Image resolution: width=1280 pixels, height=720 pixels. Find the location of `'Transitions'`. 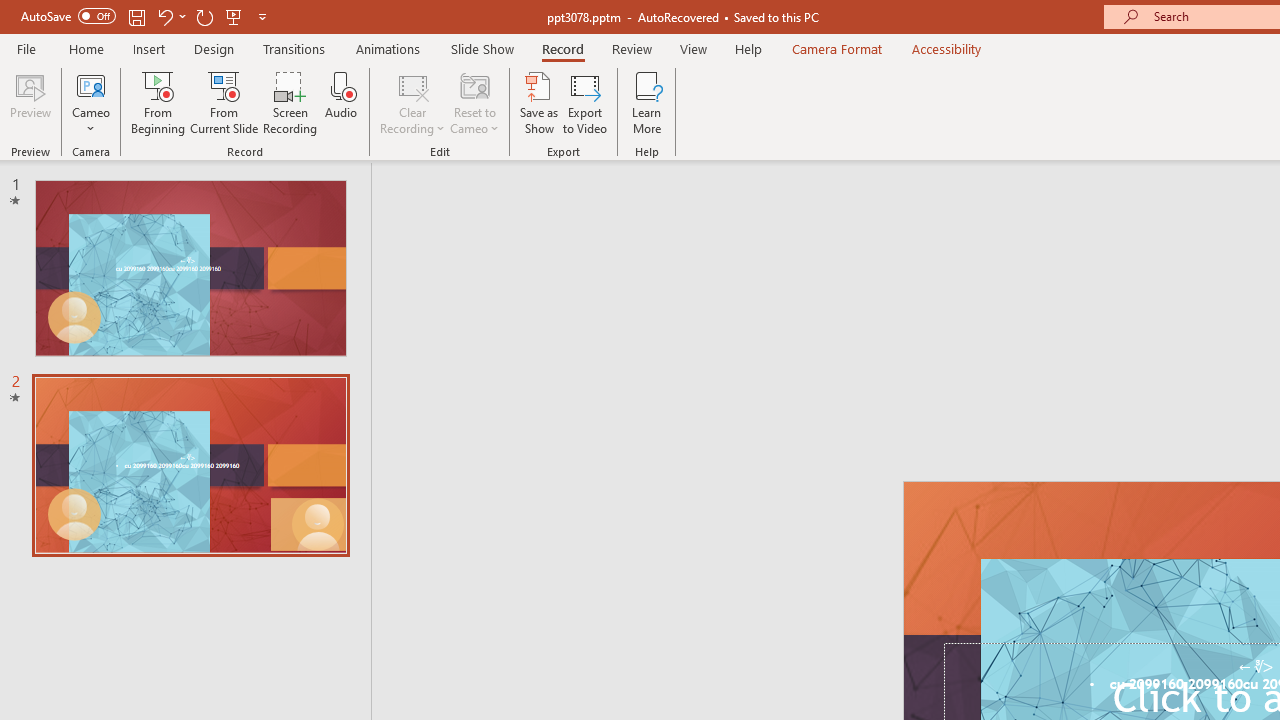

'Transitions' is located at coordinates (294, 48).